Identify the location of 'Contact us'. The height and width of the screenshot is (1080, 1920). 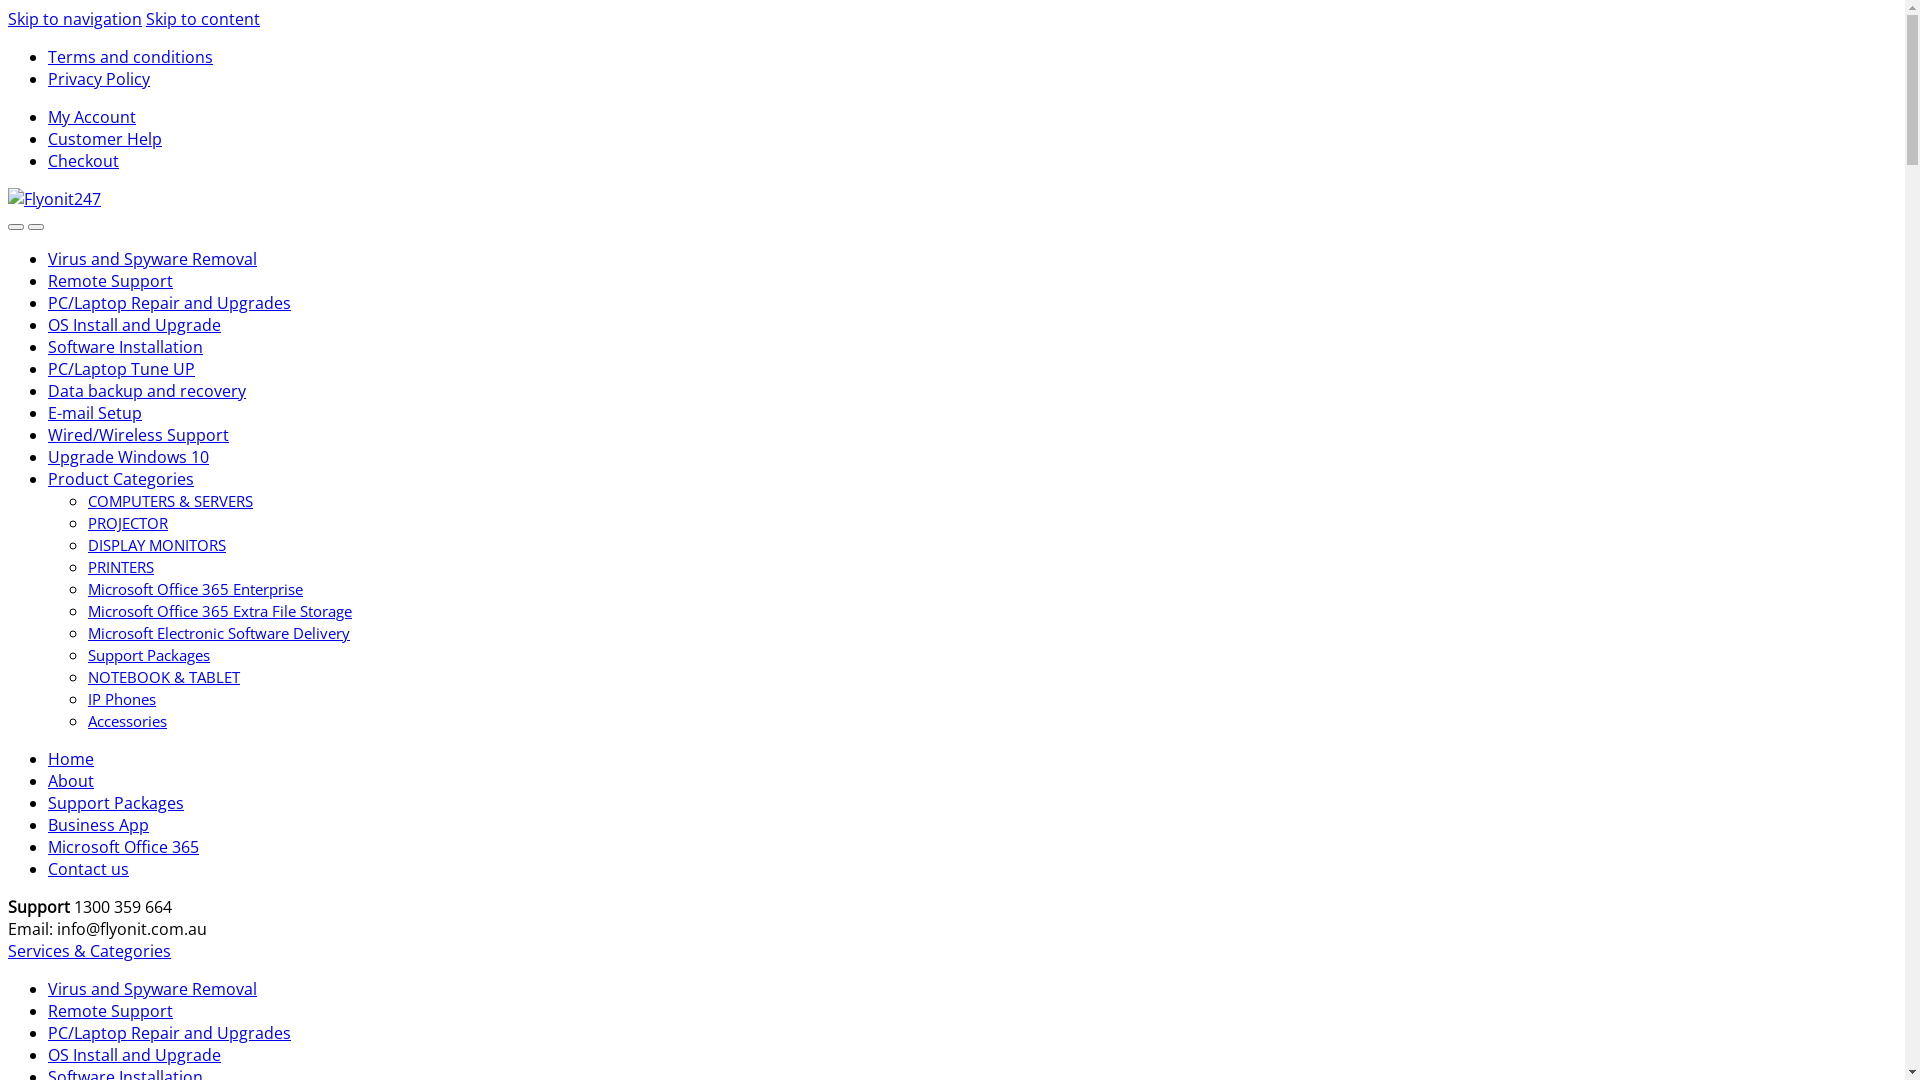
(48, 867).